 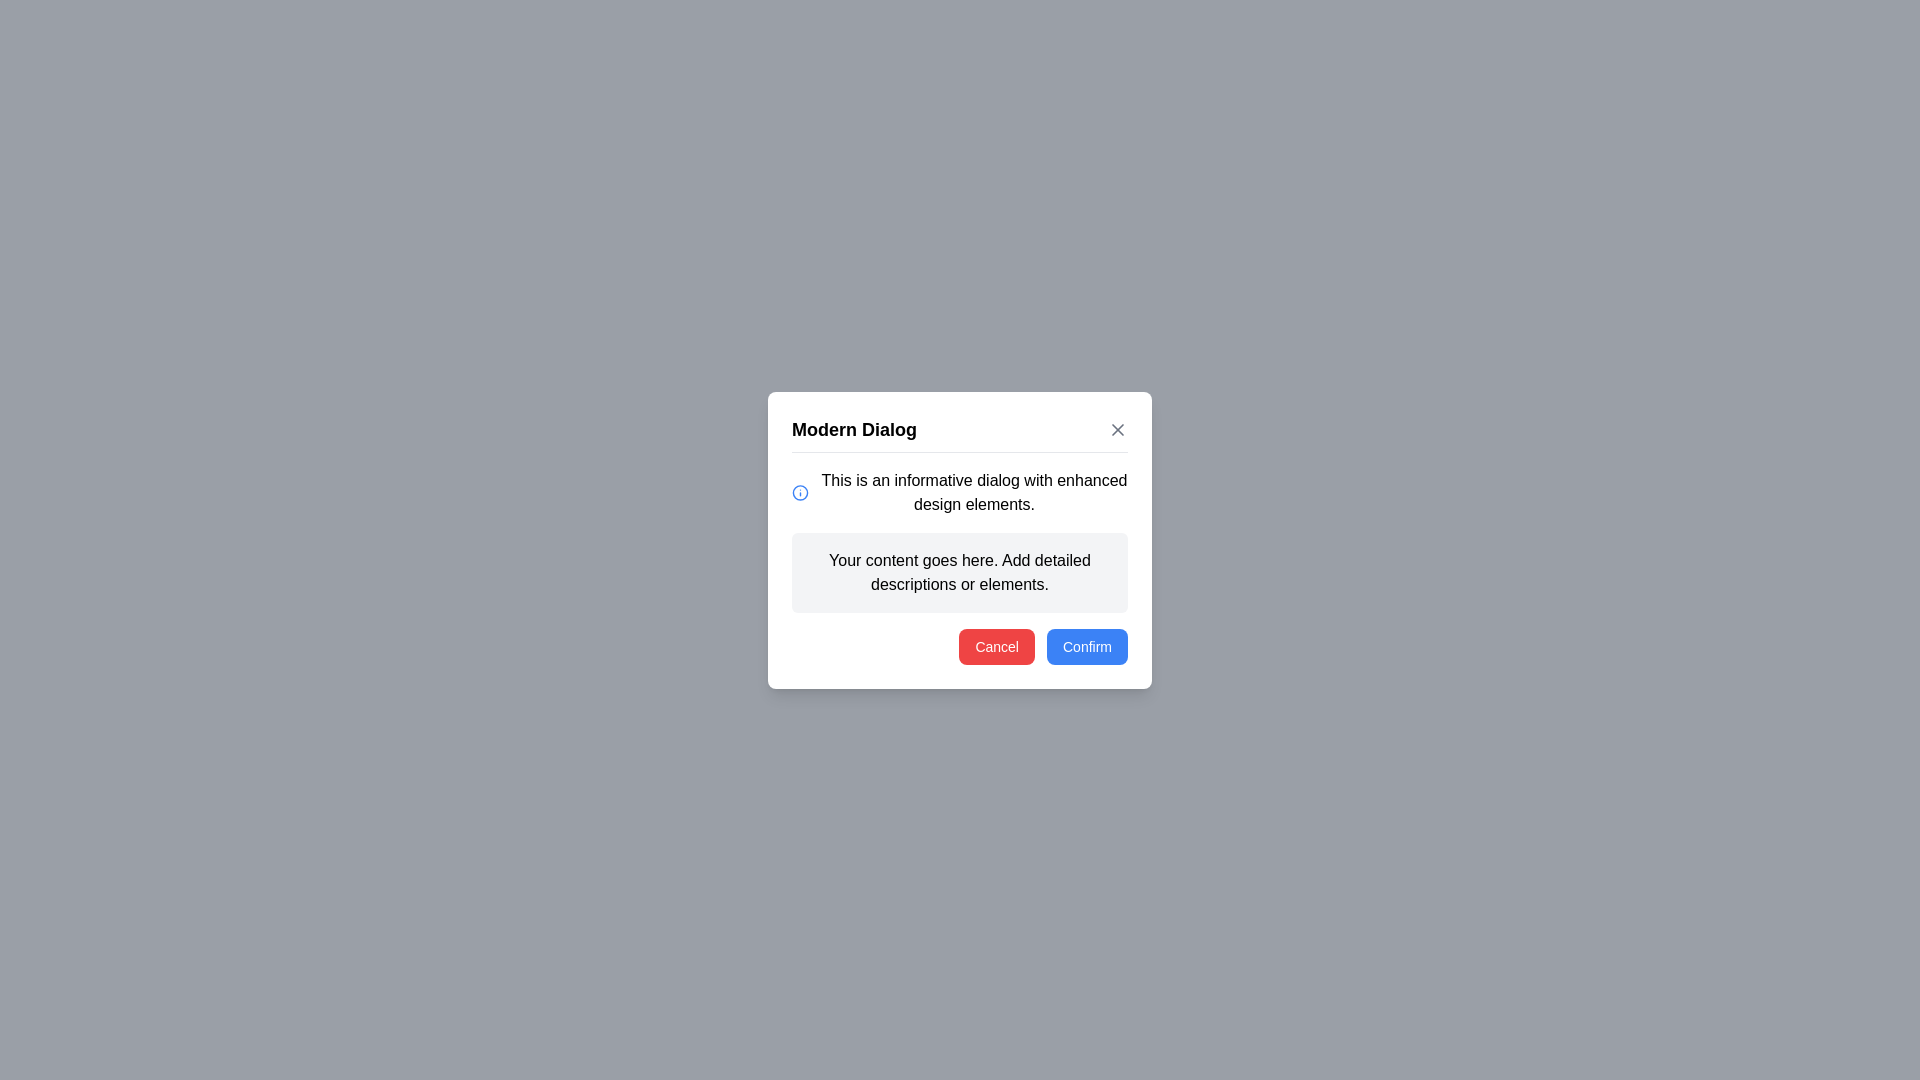 I want to click on the bold, large text label reading 'Modern Dialog' located at the top-left side of the dialog box, so click(x=854, y=428).